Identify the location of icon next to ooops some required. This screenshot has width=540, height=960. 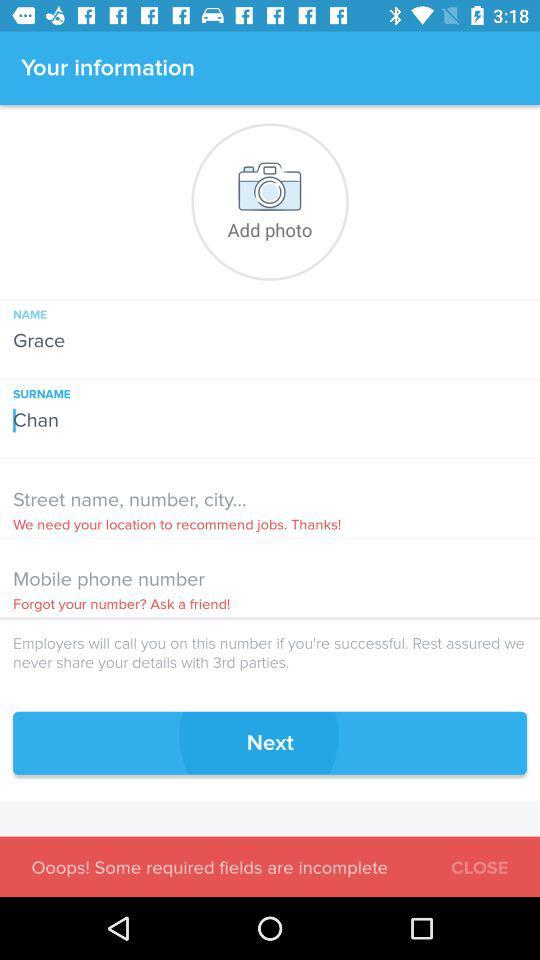
(478, 864).